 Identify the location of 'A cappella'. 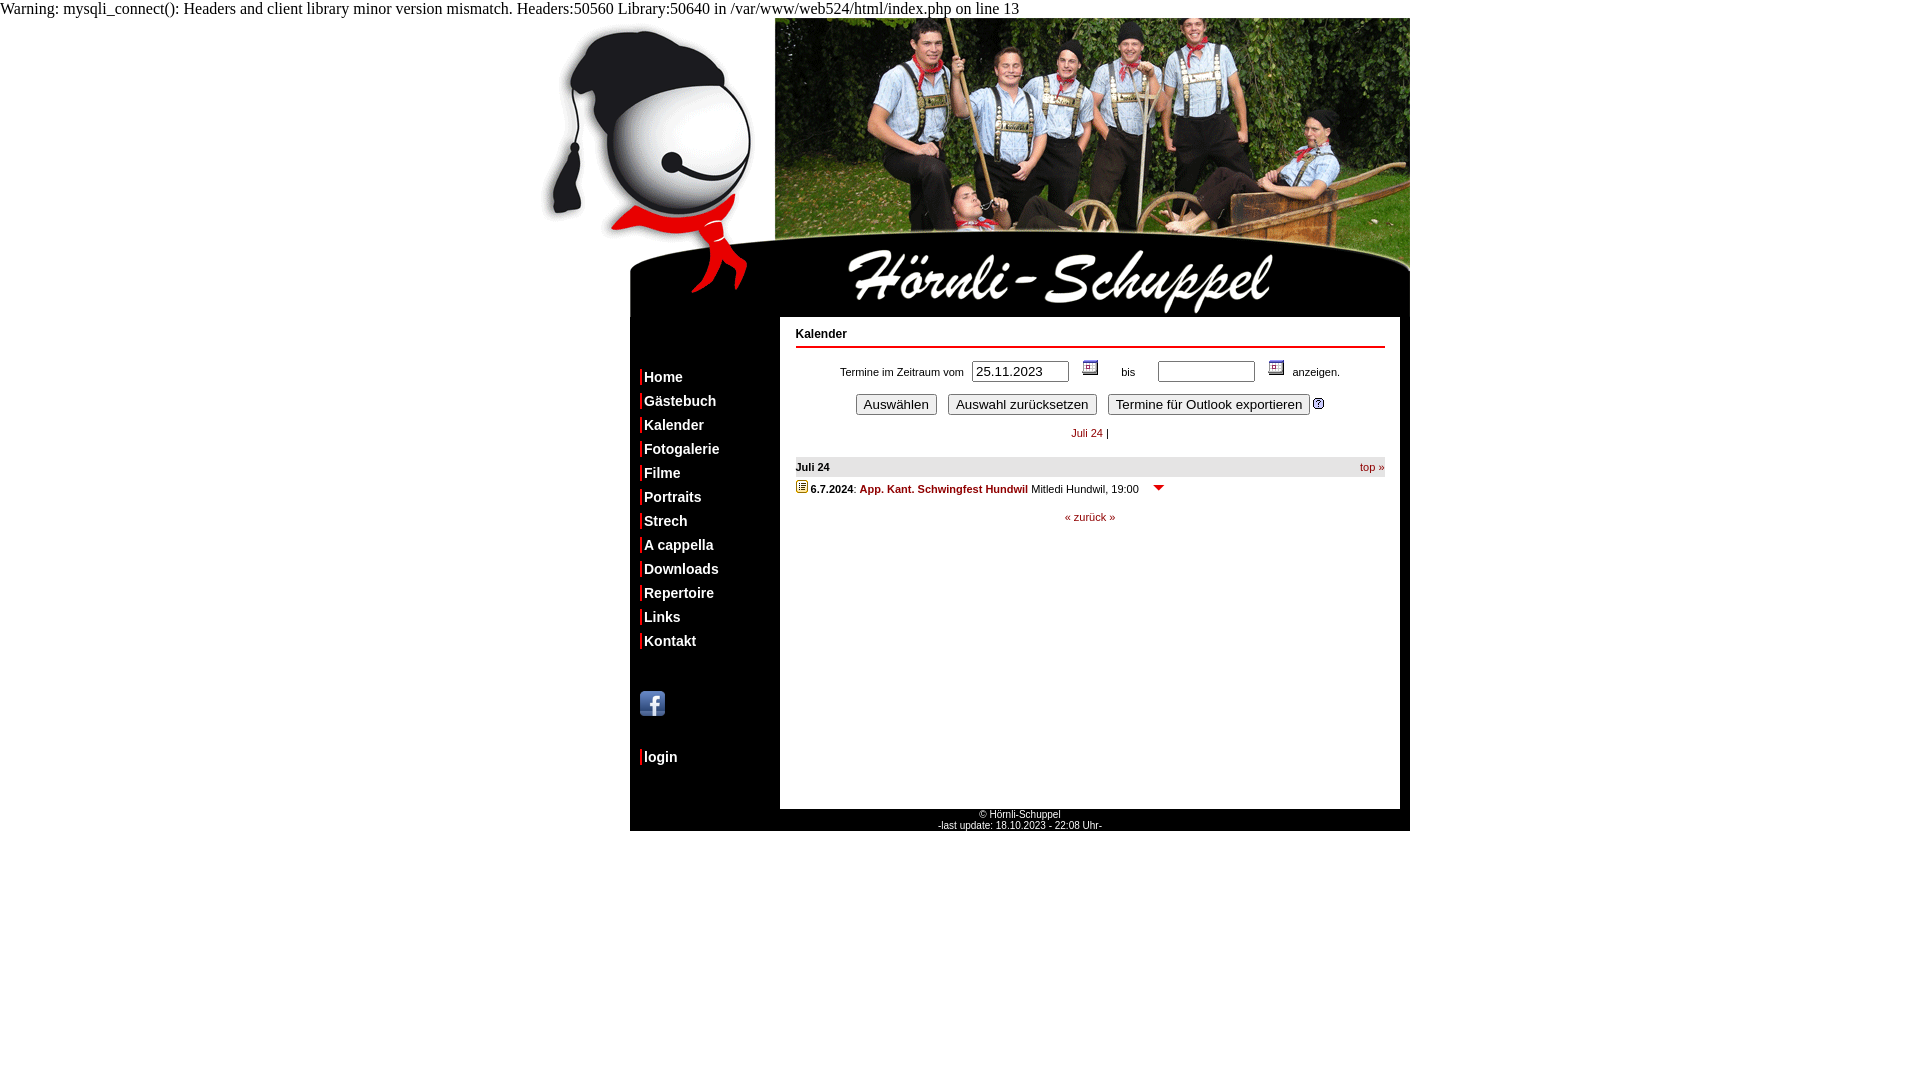
(710, 544).